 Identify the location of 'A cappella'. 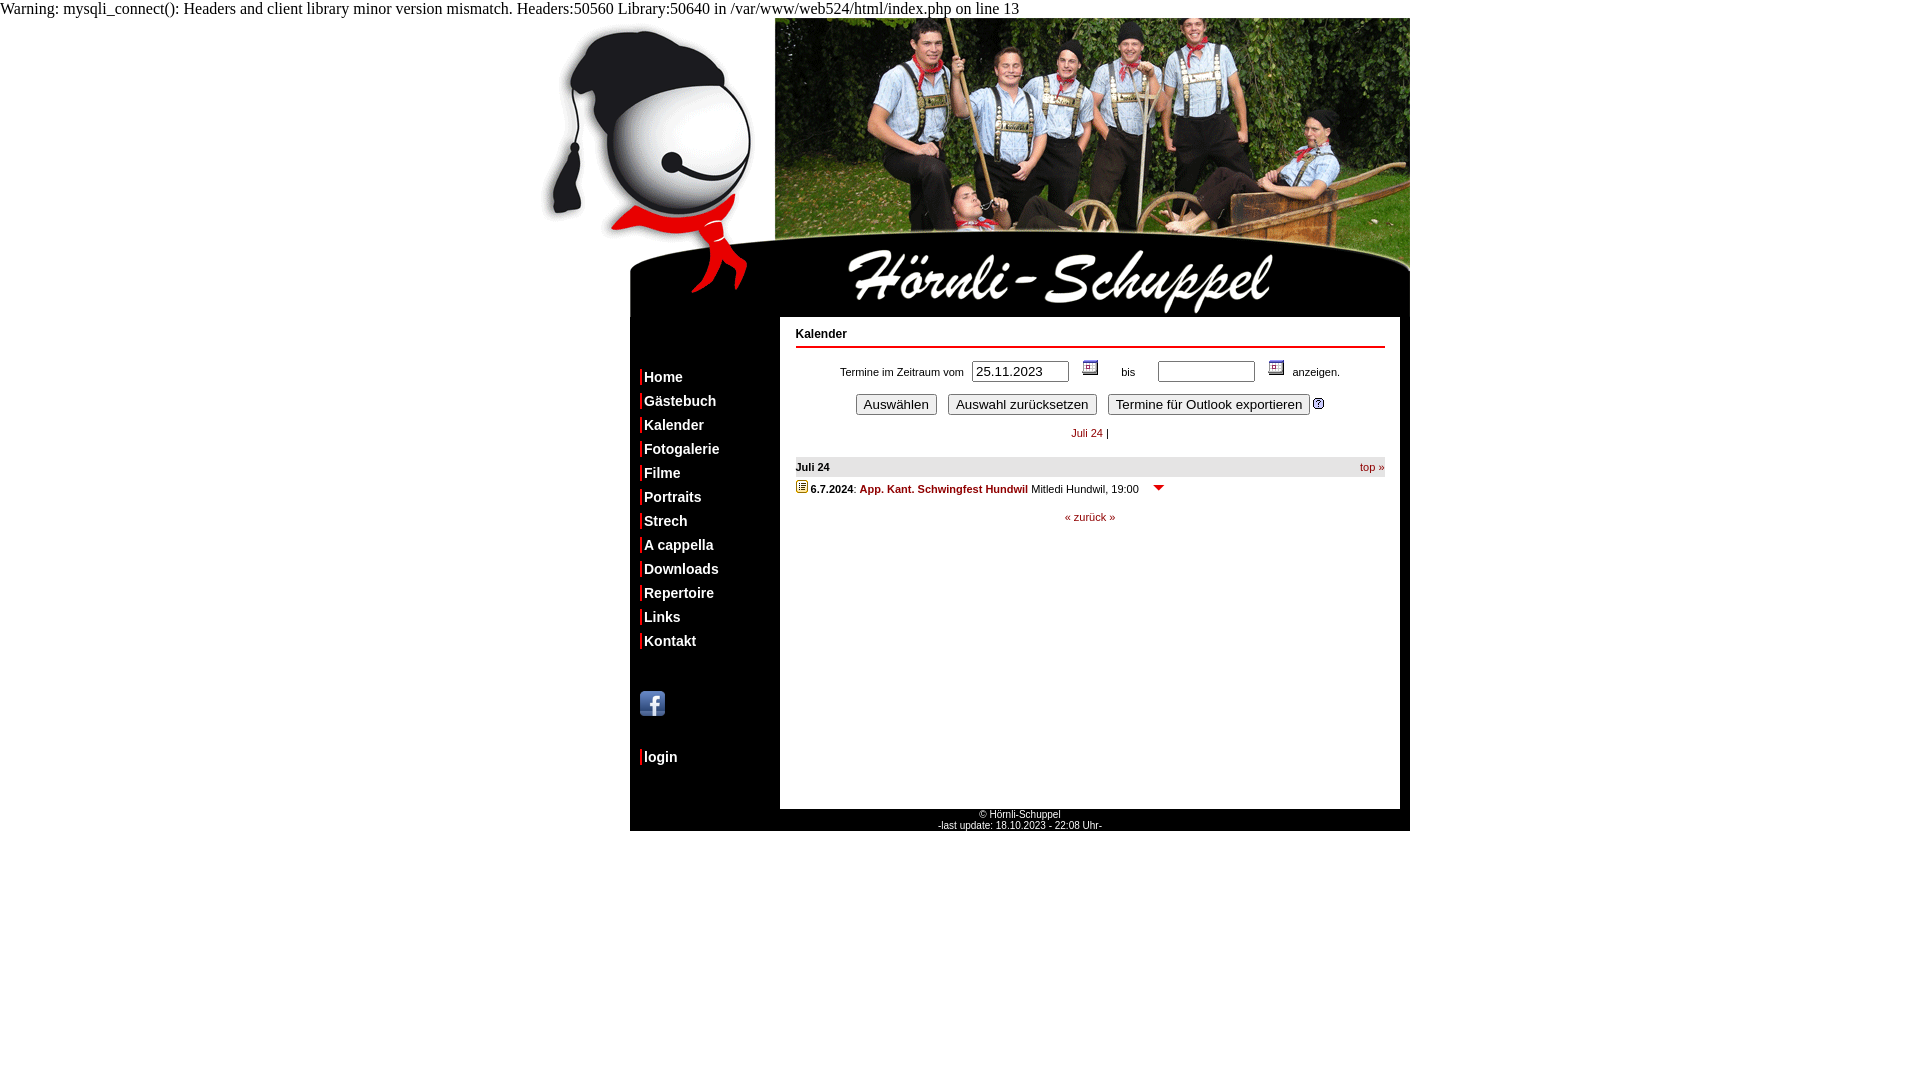
(710, 544).